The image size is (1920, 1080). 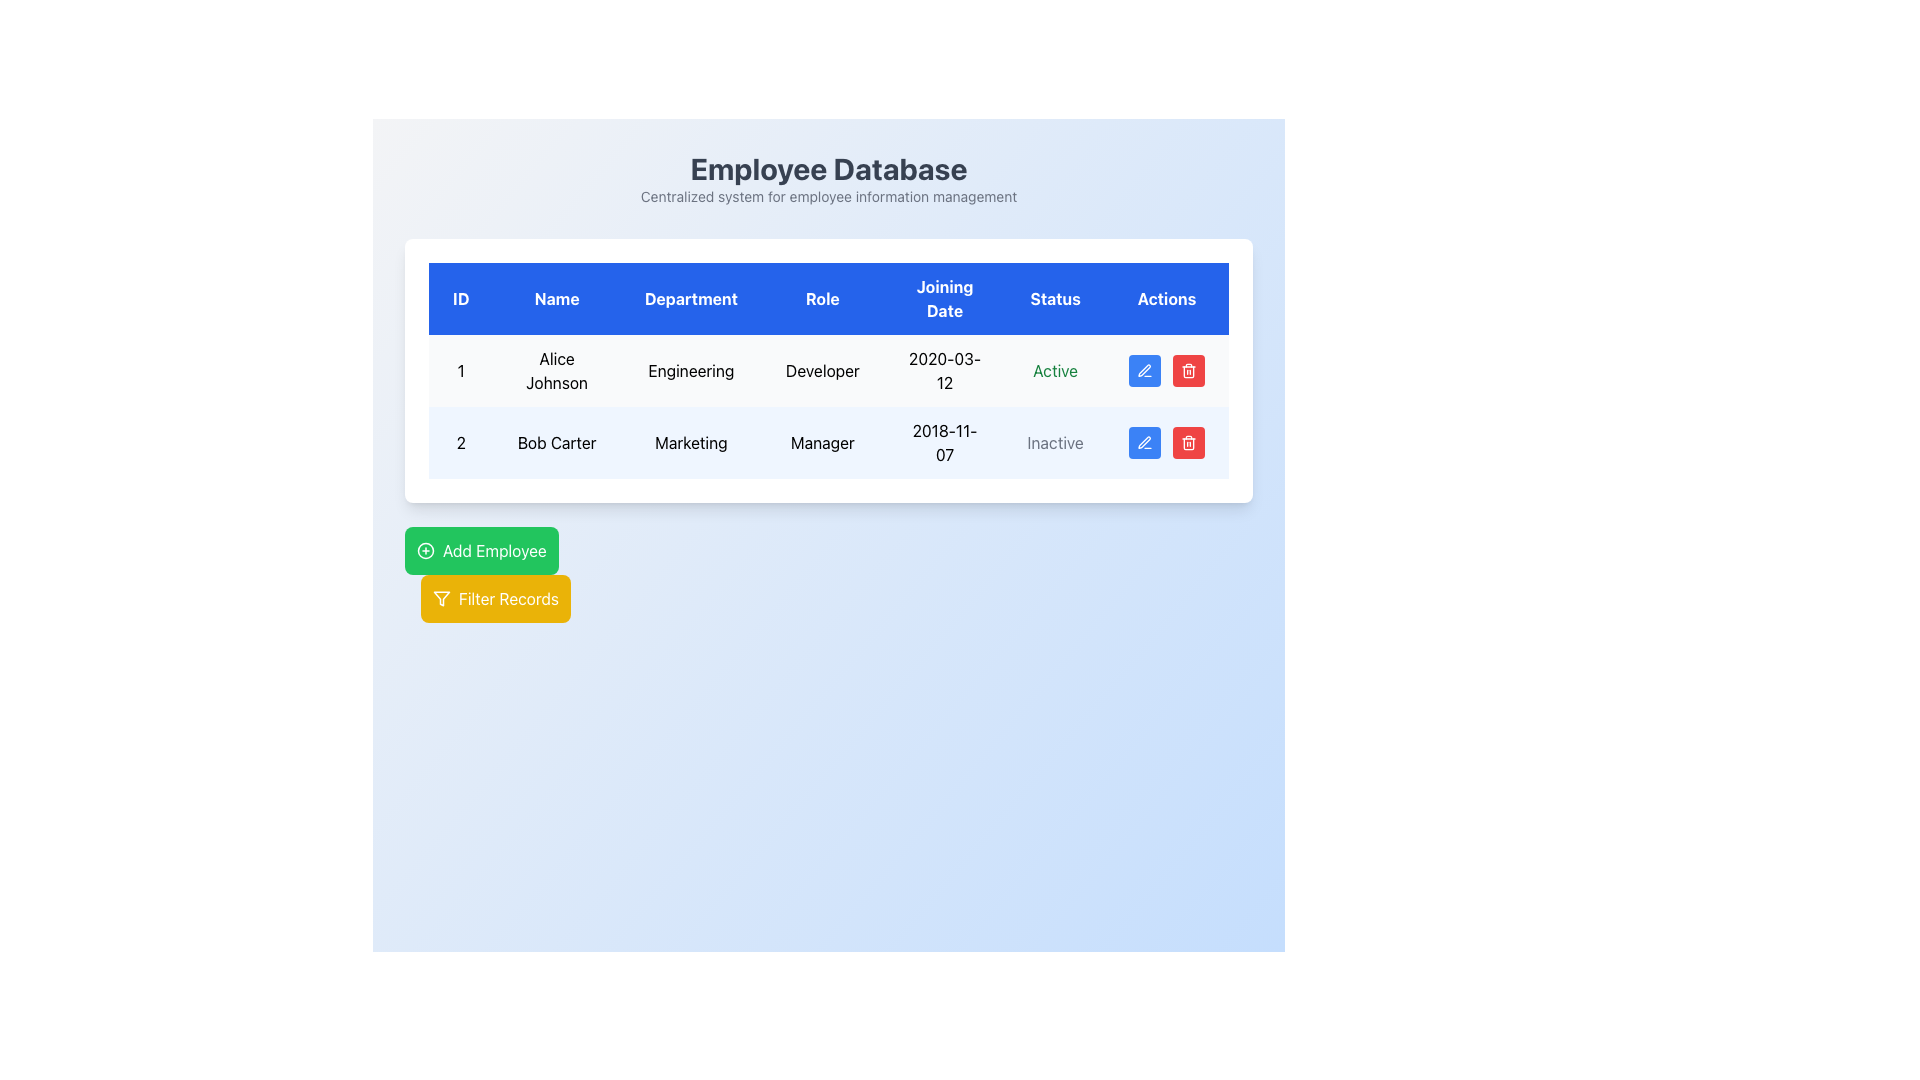 What do you see at coordinates (557, 370) in the screenshot?
I see `the text label displaying 'Alice Johnson' in the second column of the first row of the table, which provides identifying information for that row` at bounding box center [557, 370].